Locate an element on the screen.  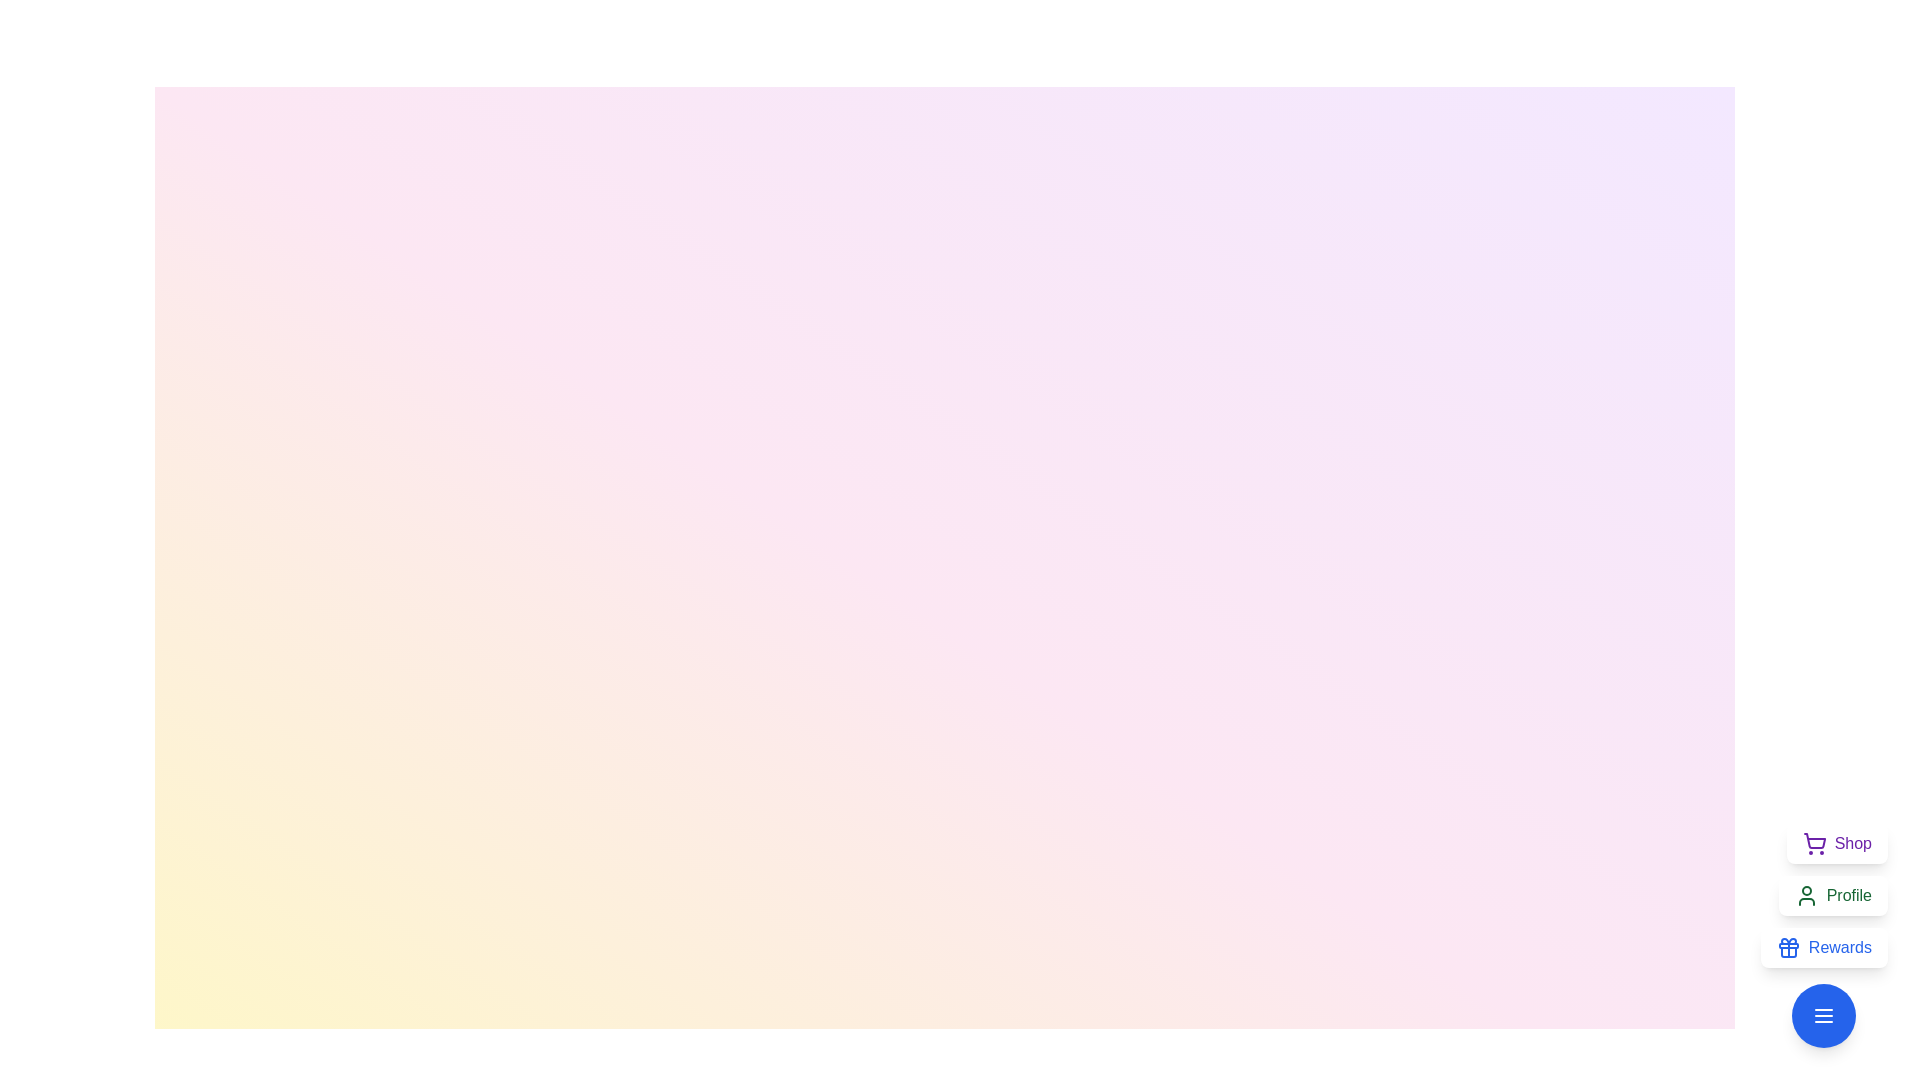
the 'Rewards' icon located in the right sidebar above the text 'Rewards' is located at coordinates (1788, 947).